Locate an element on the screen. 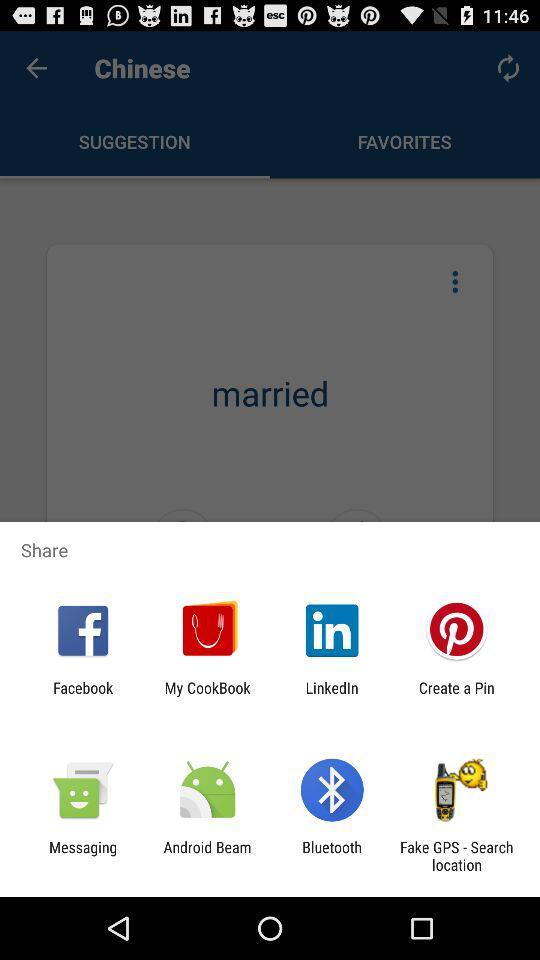  item next to the my cookbook icon is located at coordinates (332, 696).